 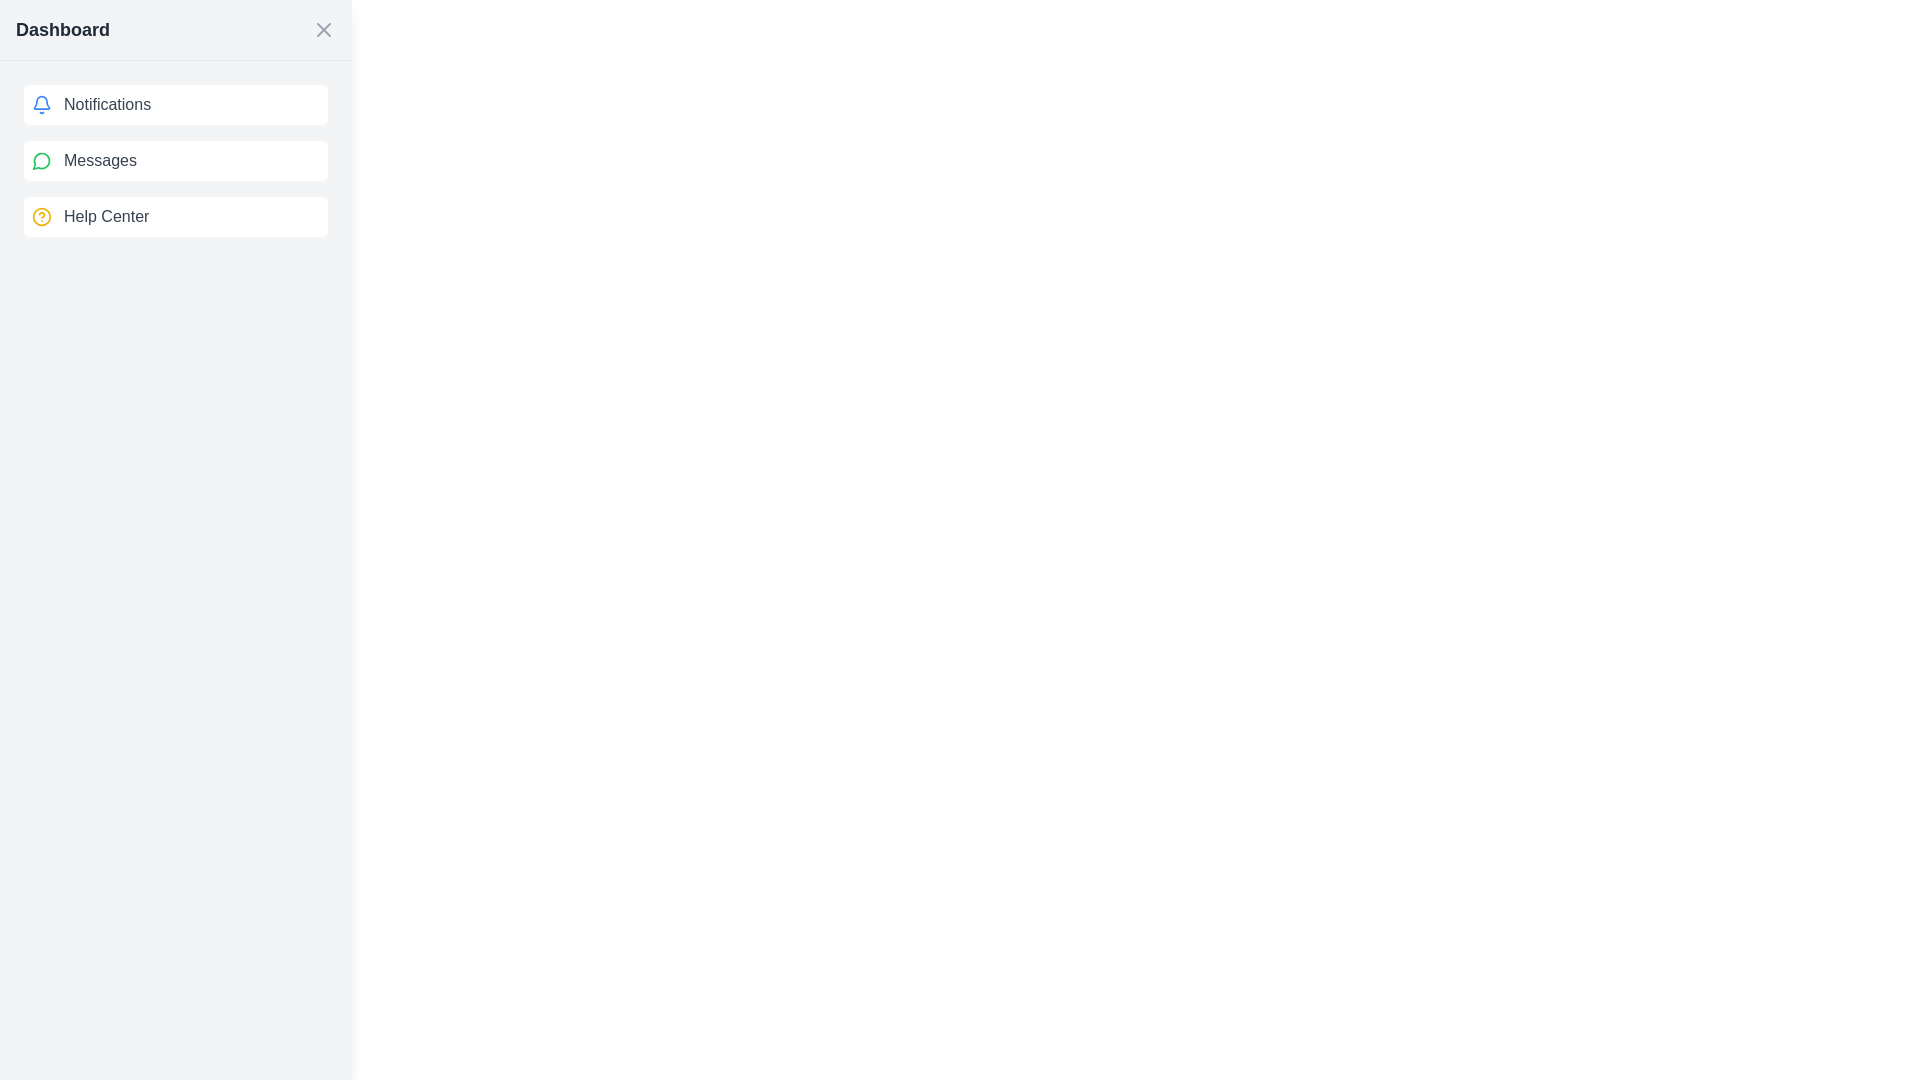 What do you see at coordinates (42, 160) in the screenshot?
I see `the green chat bubble icon in the navigation sidebar preceding the 'Messages' text` at bounding box center [42, 160].